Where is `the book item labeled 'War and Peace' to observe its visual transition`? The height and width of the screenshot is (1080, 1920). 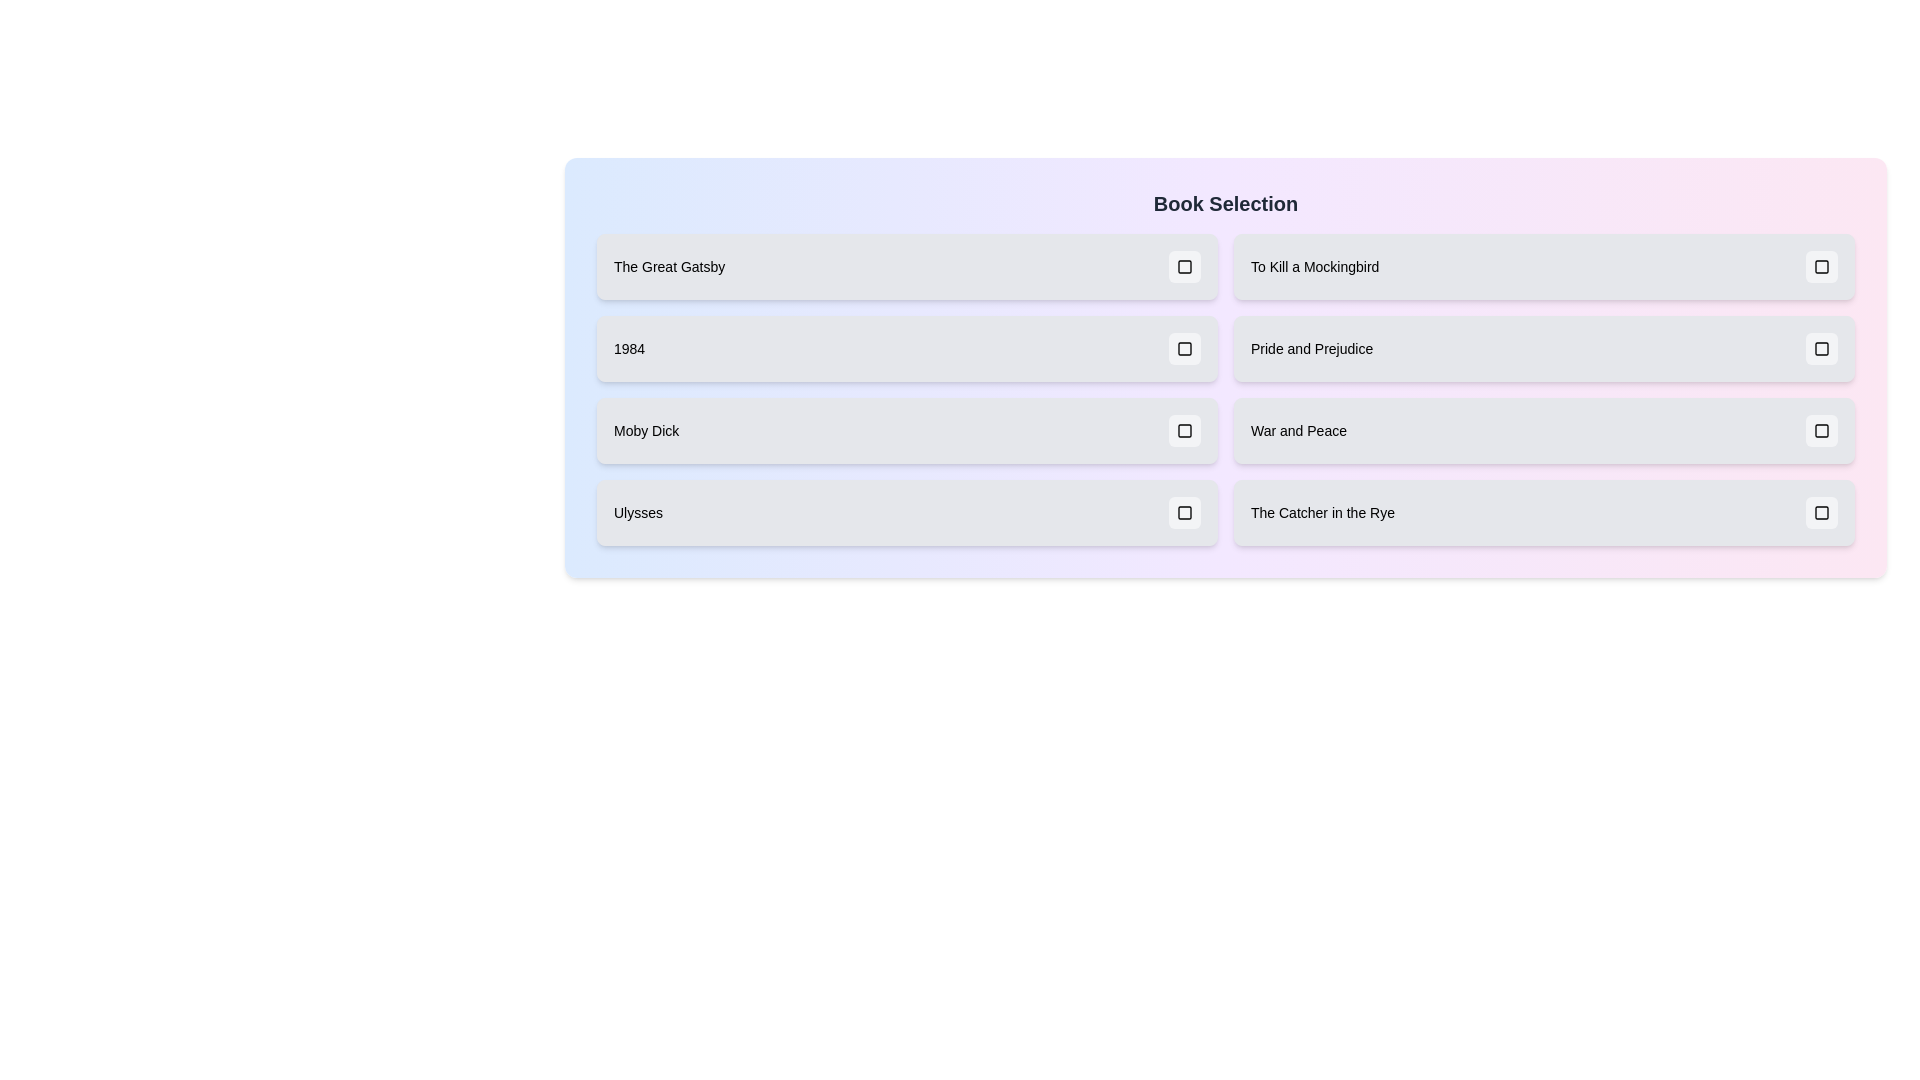 the book item labeled 'War and Peace' to observe its visual transition is located at coordinates (1543, 430).